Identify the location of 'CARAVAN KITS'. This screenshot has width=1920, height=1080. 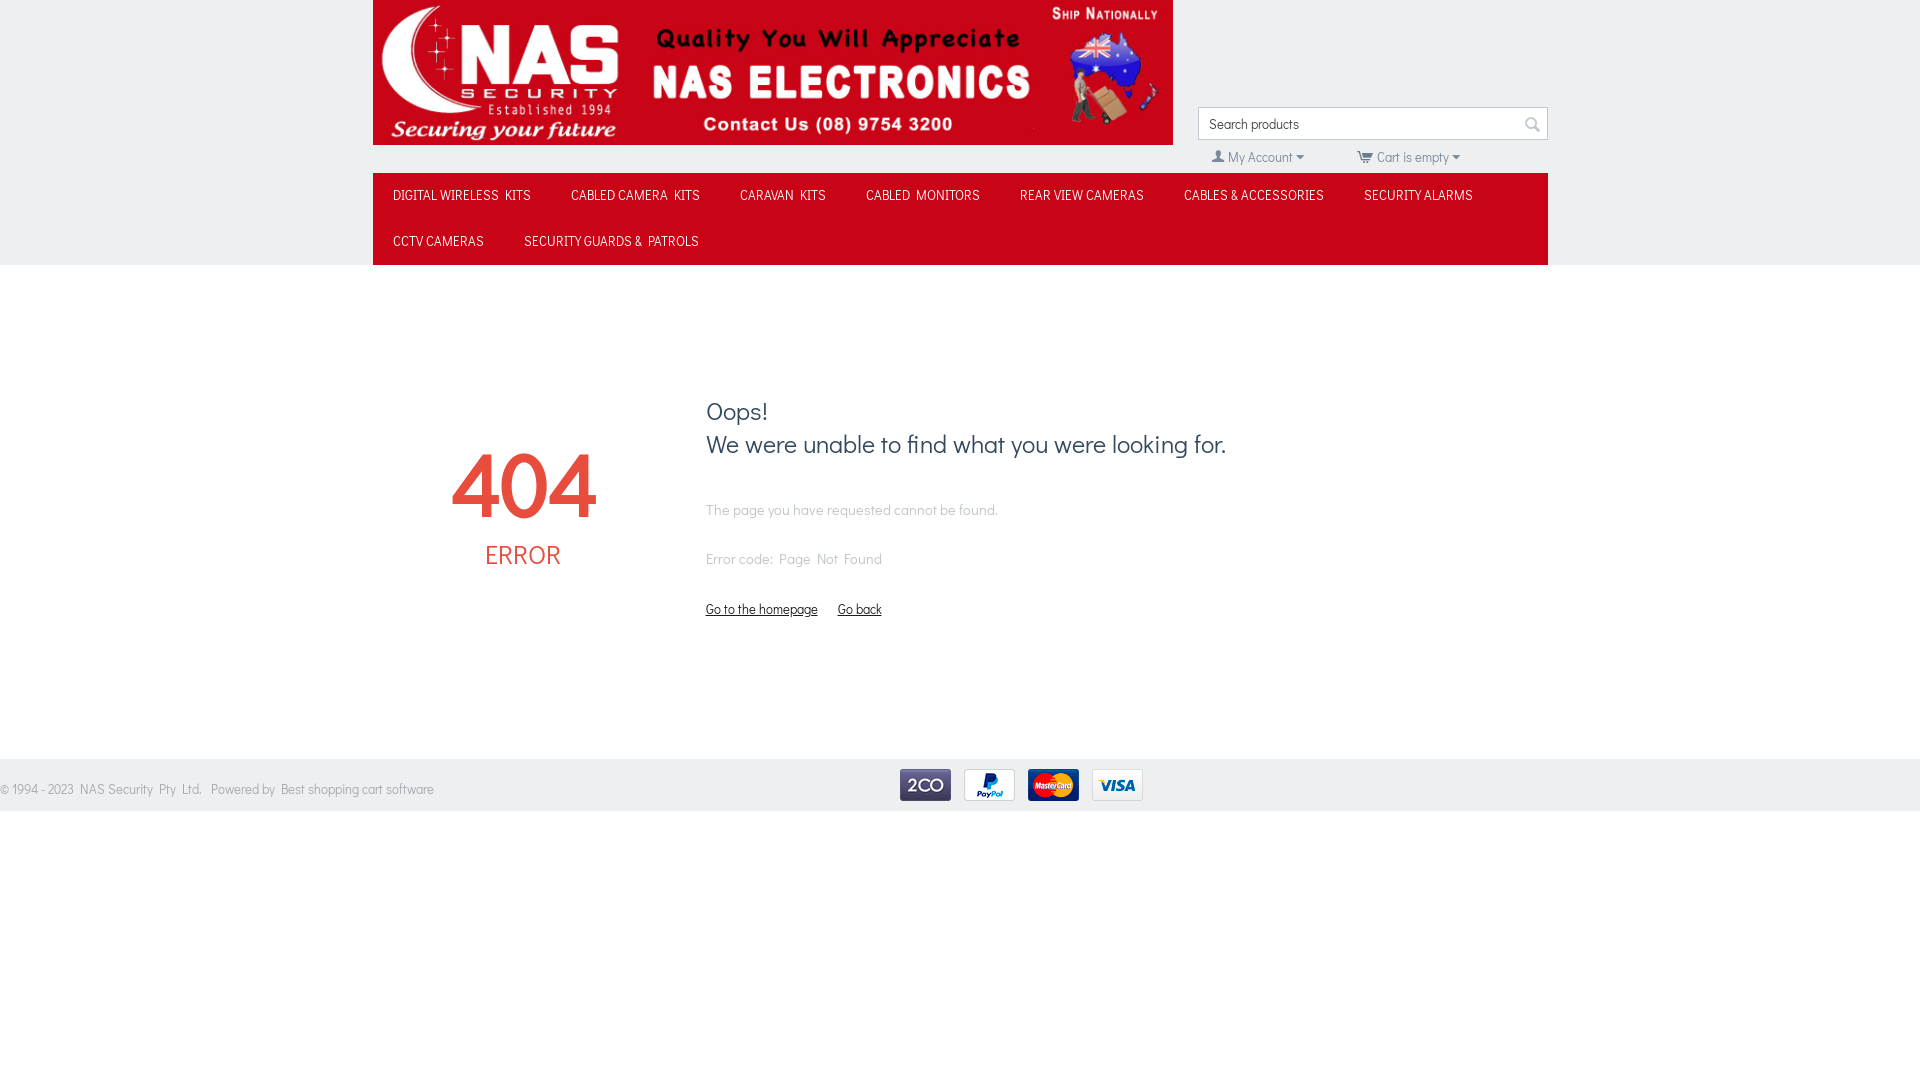
(781, 196).